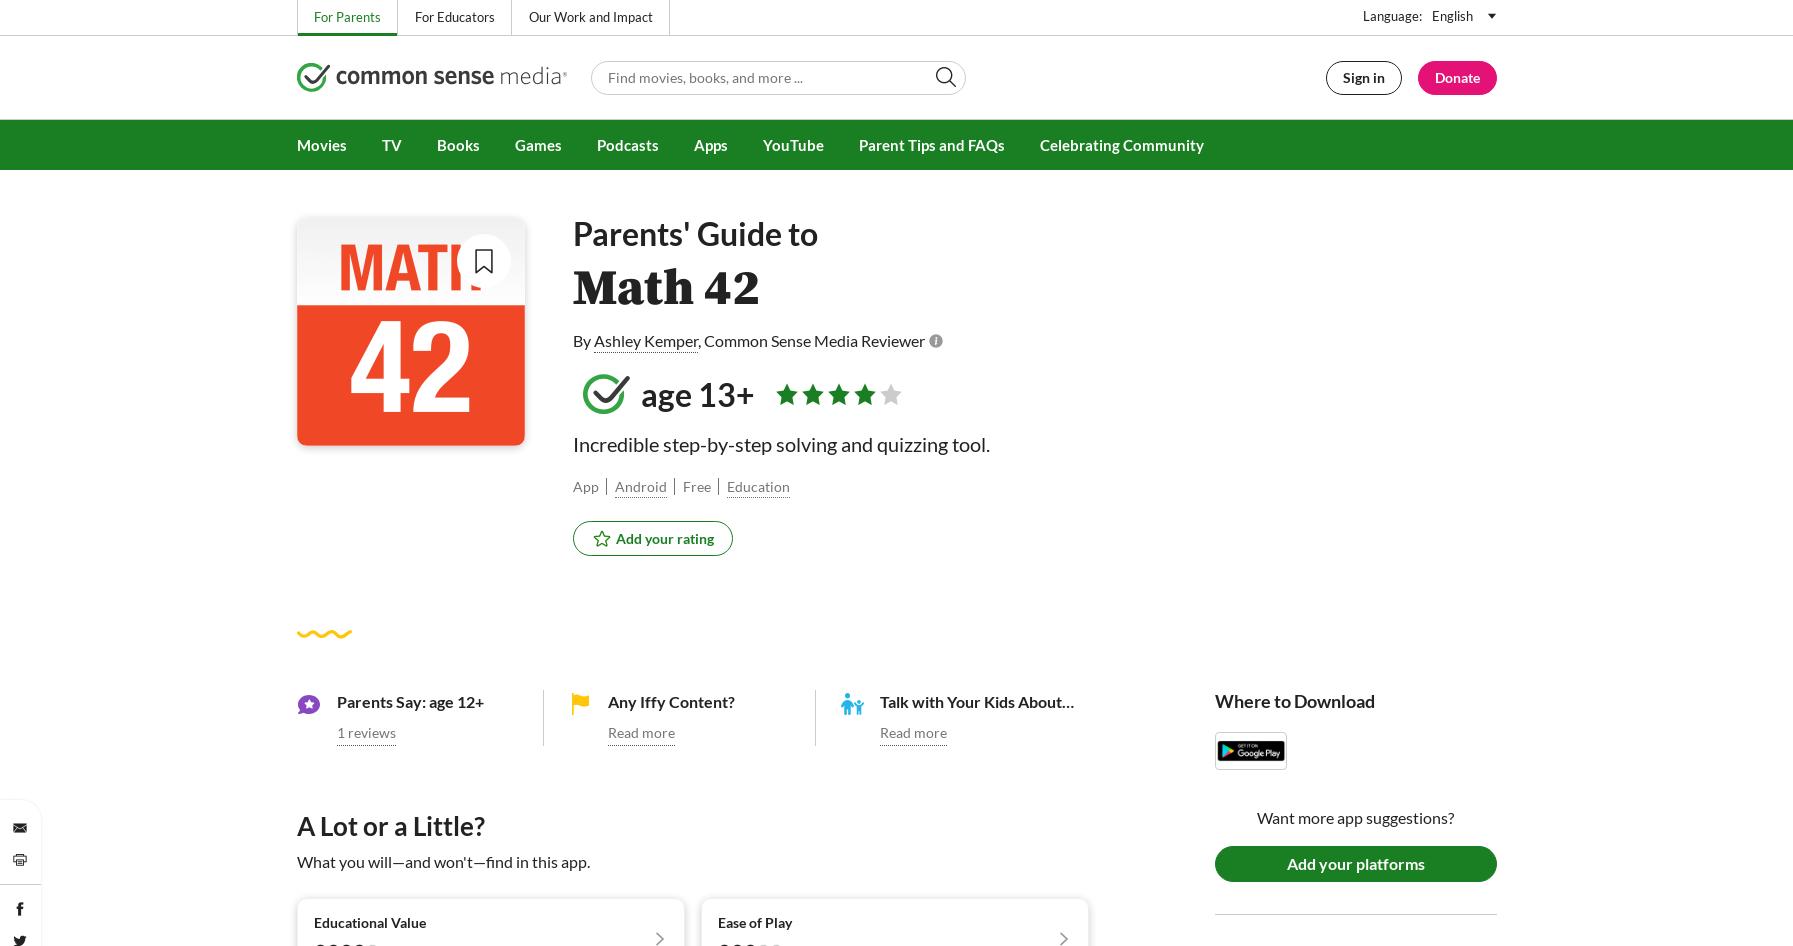 The image size is (1793, 946). I want to click on '1 reviews', so click(364, 730).